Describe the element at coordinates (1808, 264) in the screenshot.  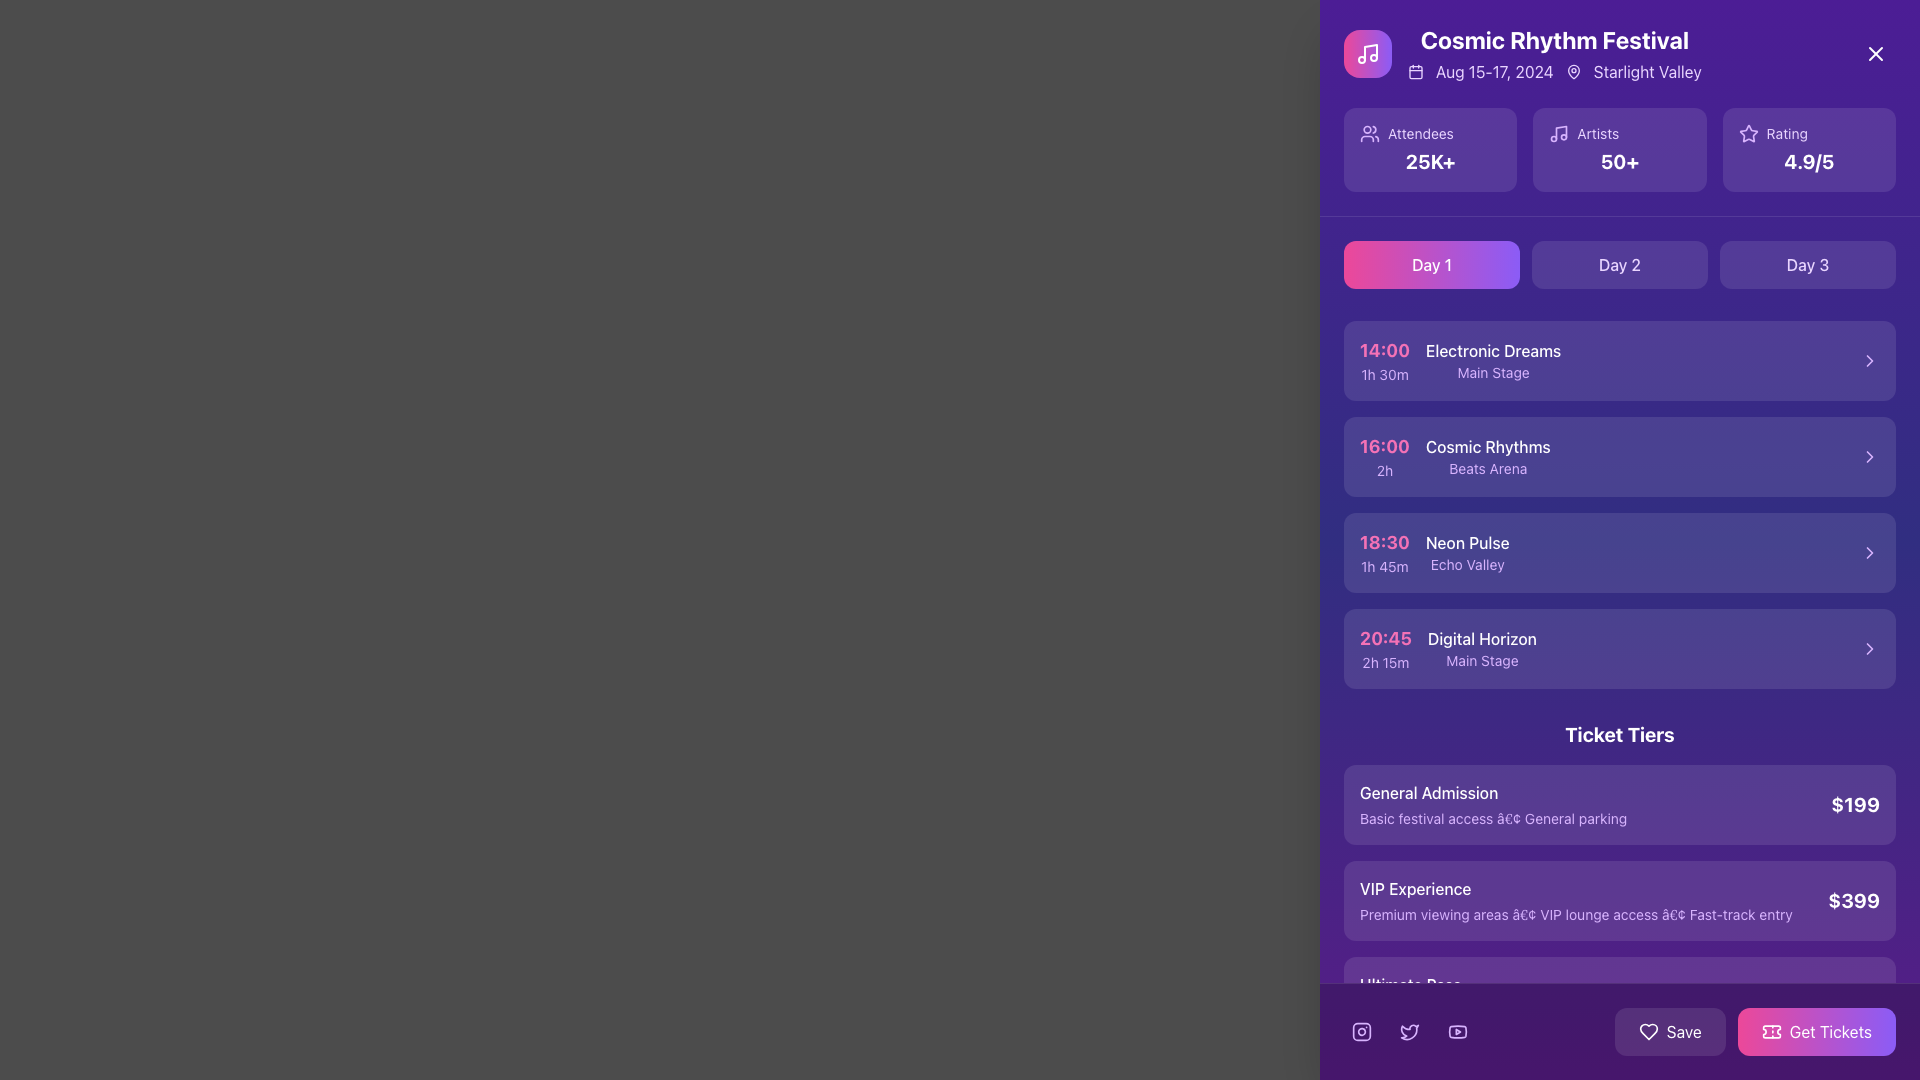
I see `the 'Day 3' tab in the top-right menu` at that location.